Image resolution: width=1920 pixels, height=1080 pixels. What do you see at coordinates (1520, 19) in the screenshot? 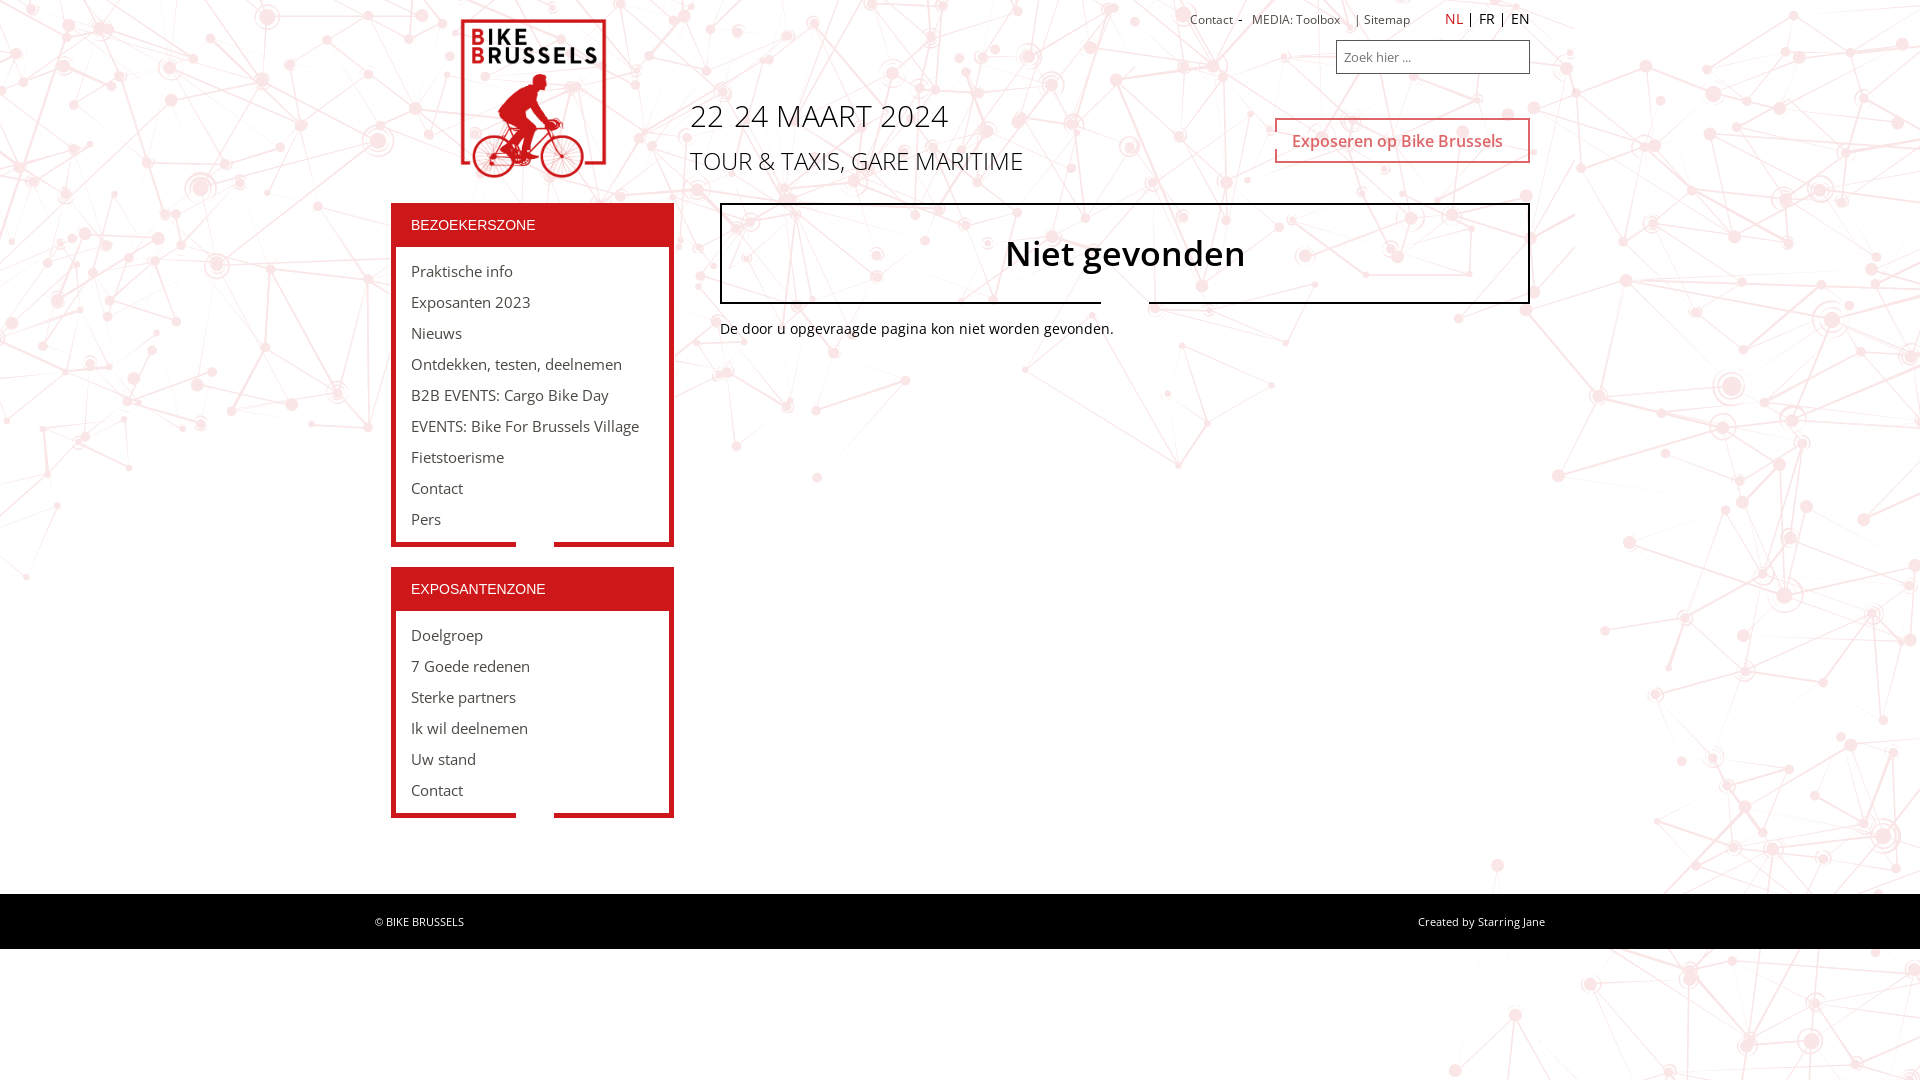
I see `'EN'` at bounding box center [1520, 19].